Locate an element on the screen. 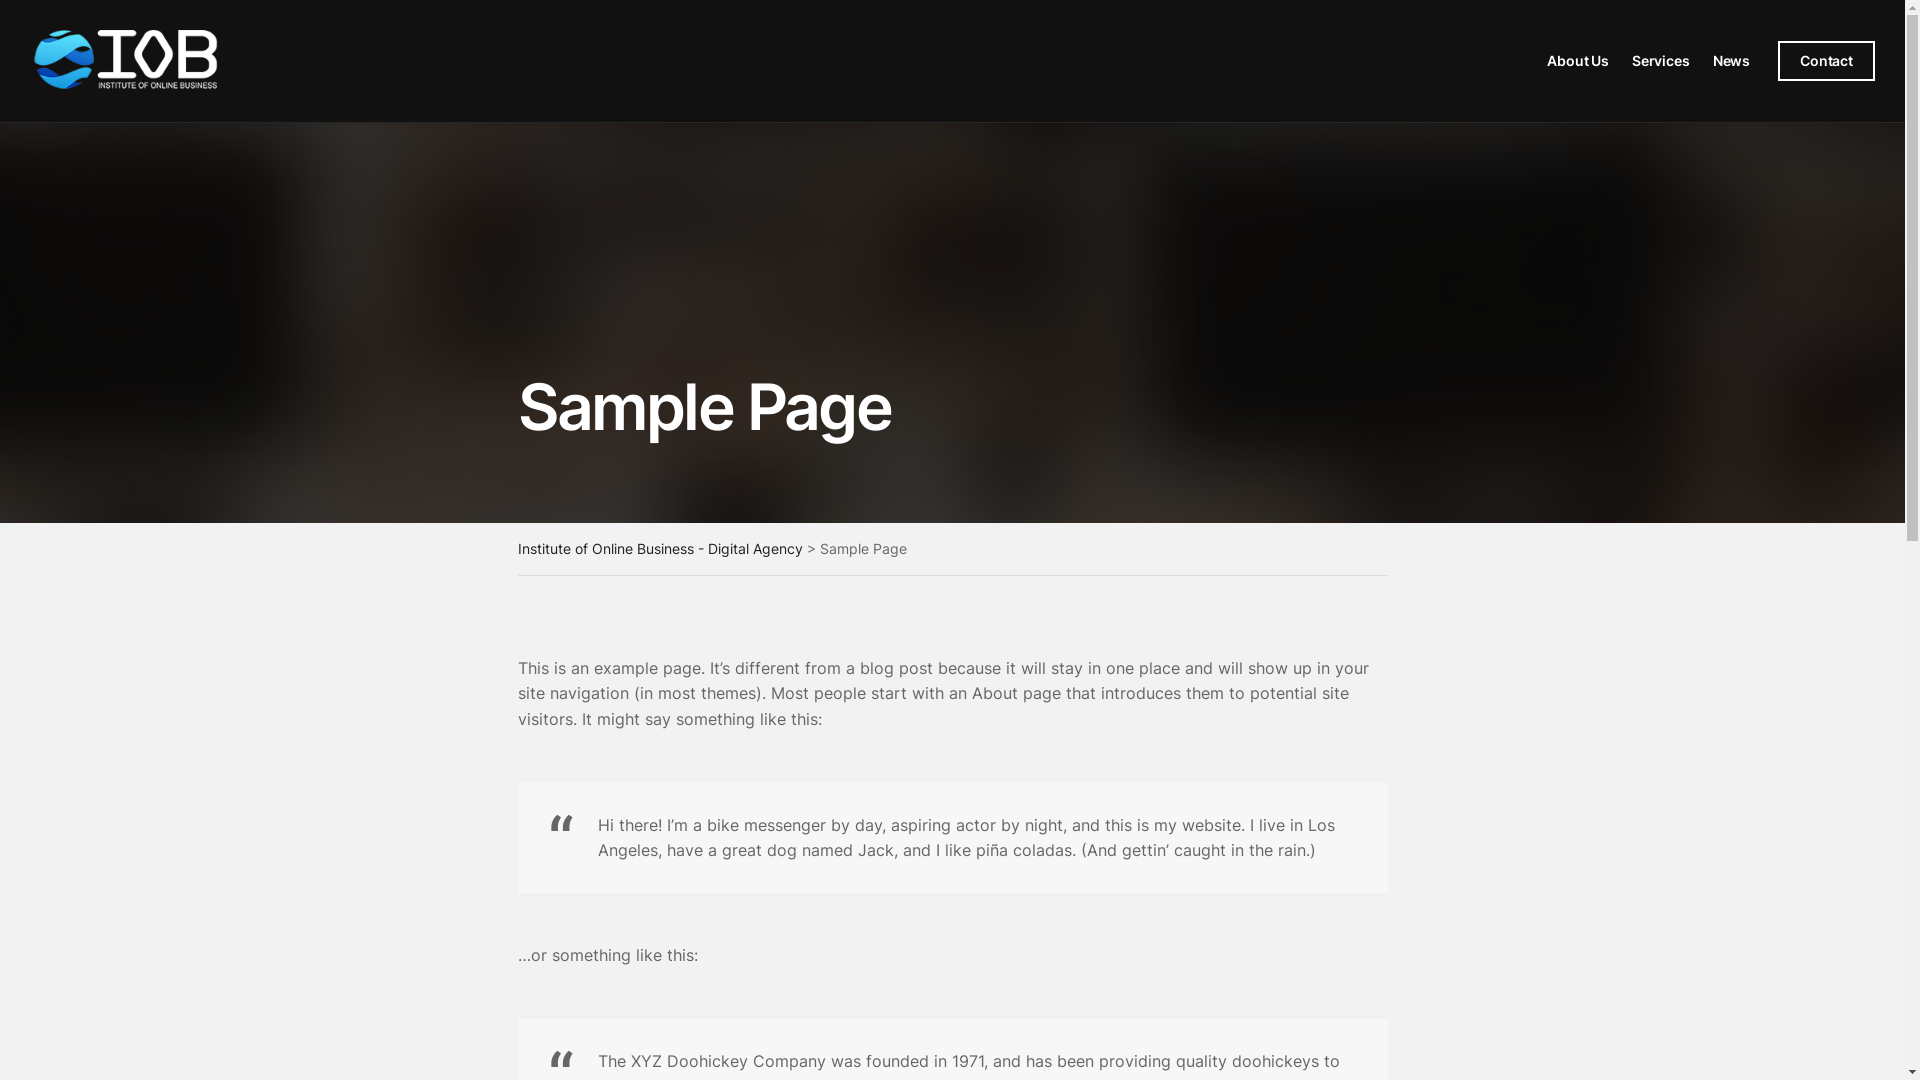  'Services' is located at coordinates (1660, 60).